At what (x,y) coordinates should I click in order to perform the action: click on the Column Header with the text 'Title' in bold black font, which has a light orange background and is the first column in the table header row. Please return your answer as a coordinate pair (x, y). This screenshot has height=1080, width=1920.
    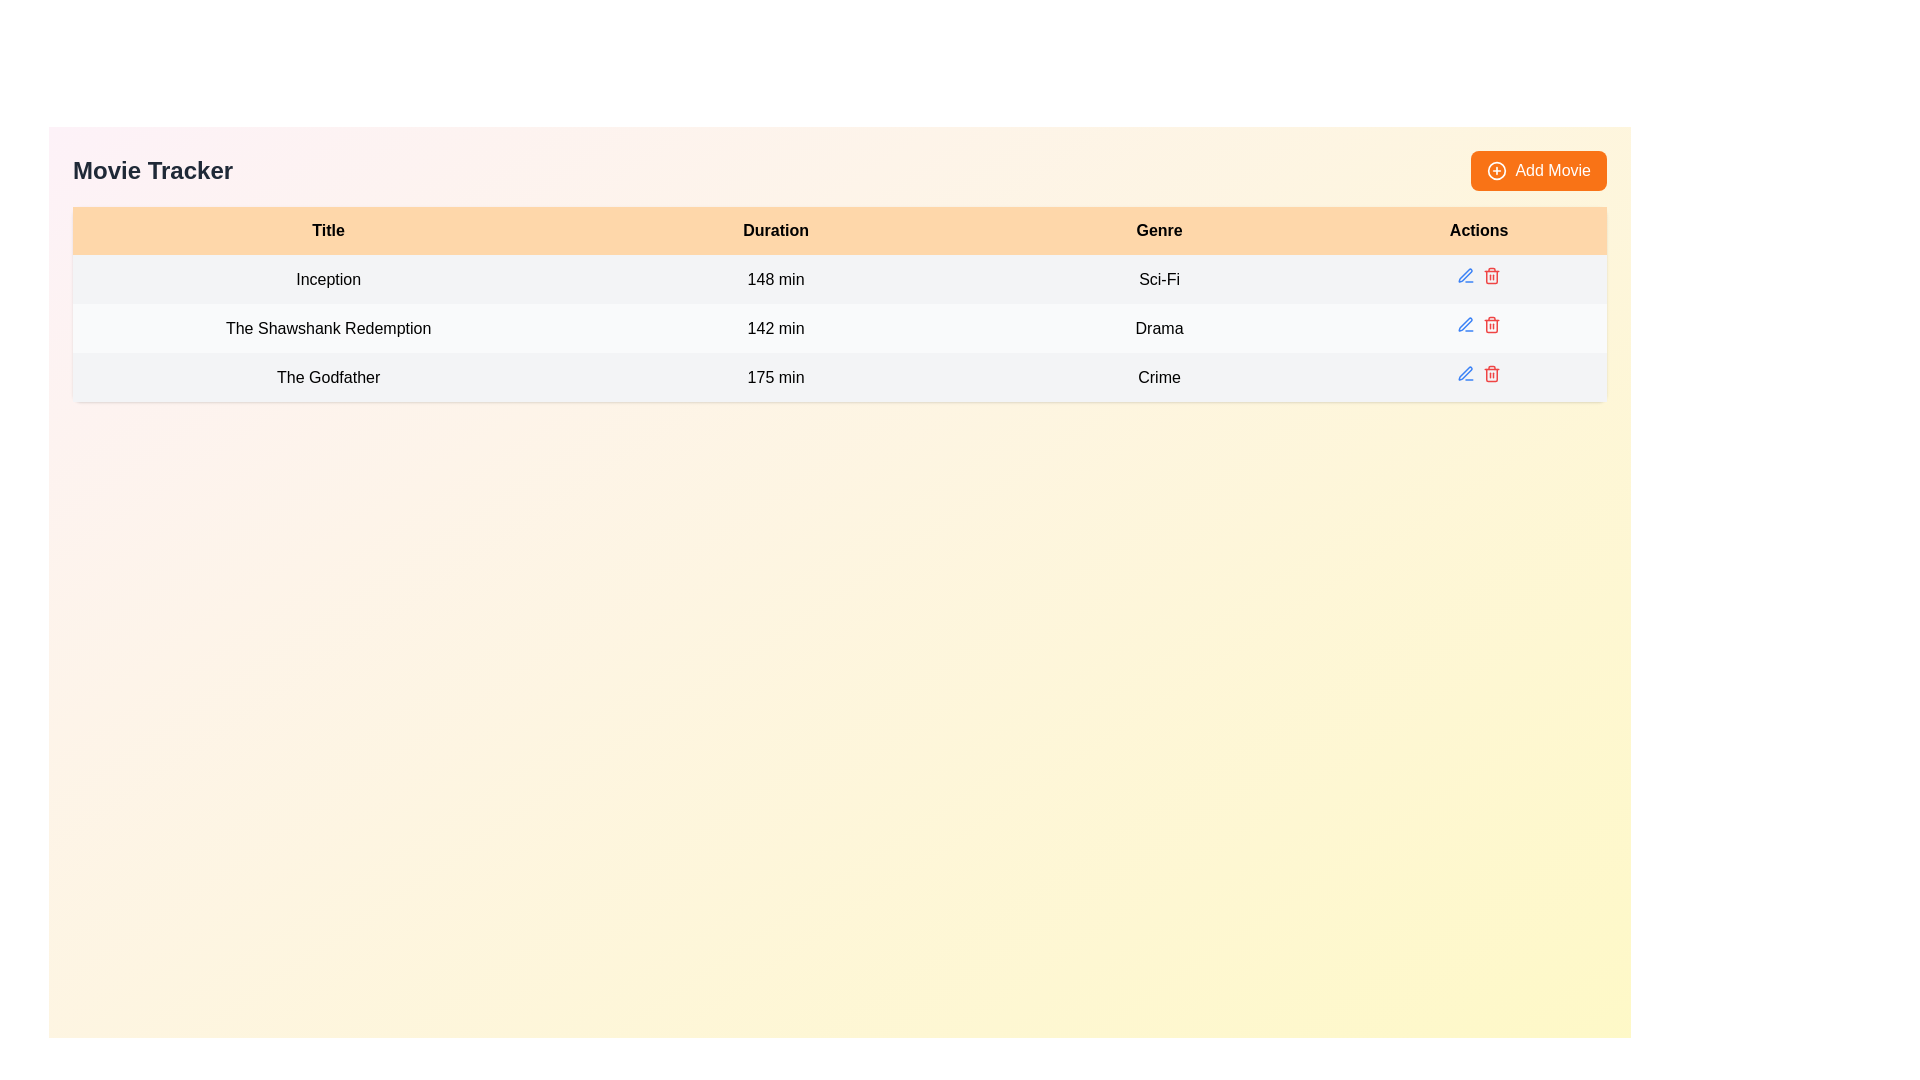
    Looking at the image, I should click on (328, 230).